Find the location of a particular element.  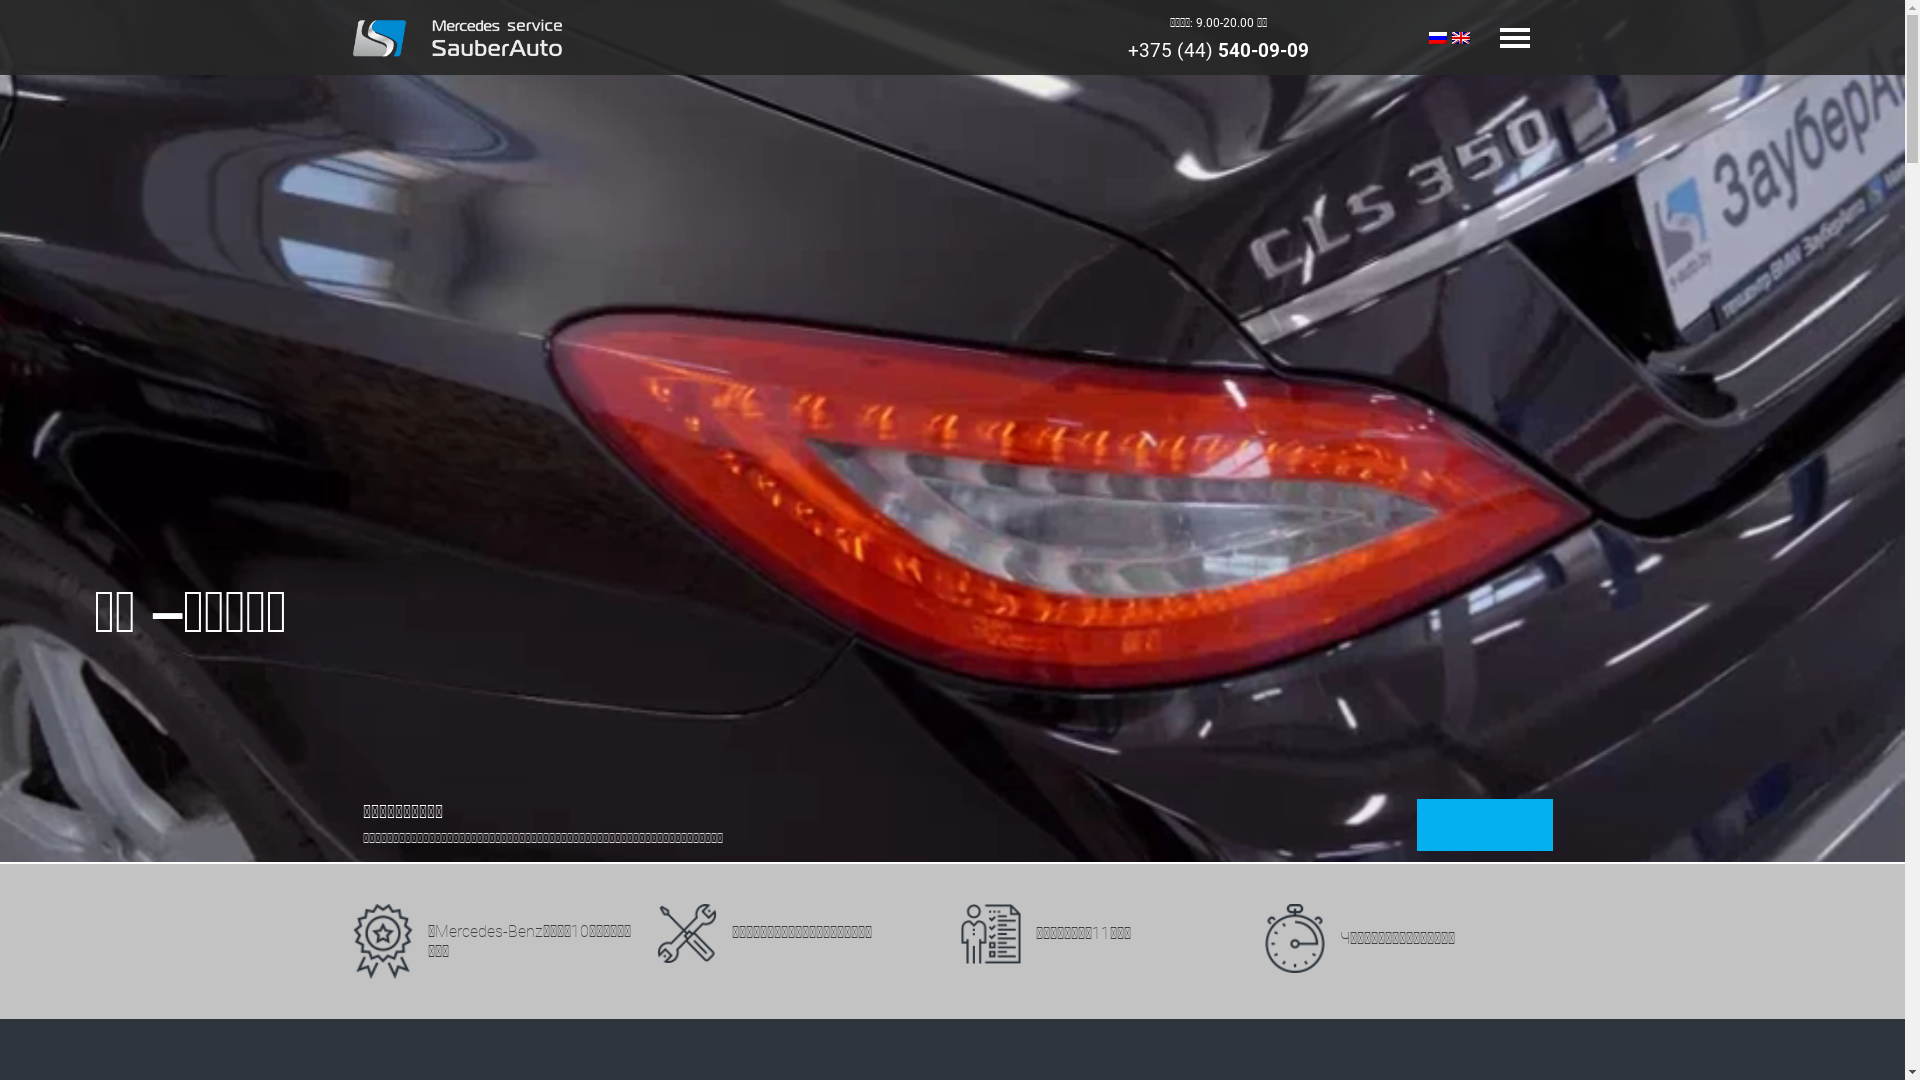

'+375 (44) 540-09-09' is located at coordinates (1217, 49).